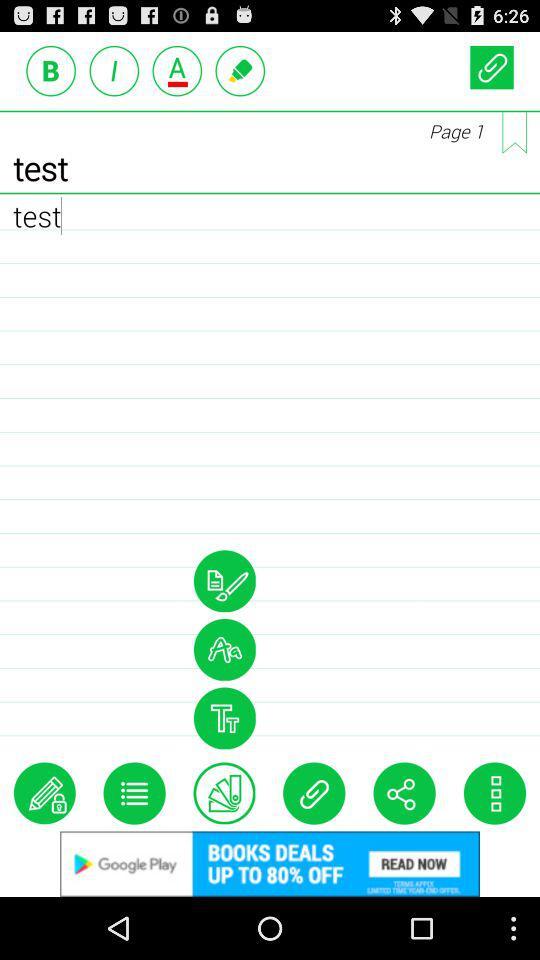  What do you see at coordinates (51, 70) in the screenshot?
I see `make text bold` at bounding box center [51, 70].